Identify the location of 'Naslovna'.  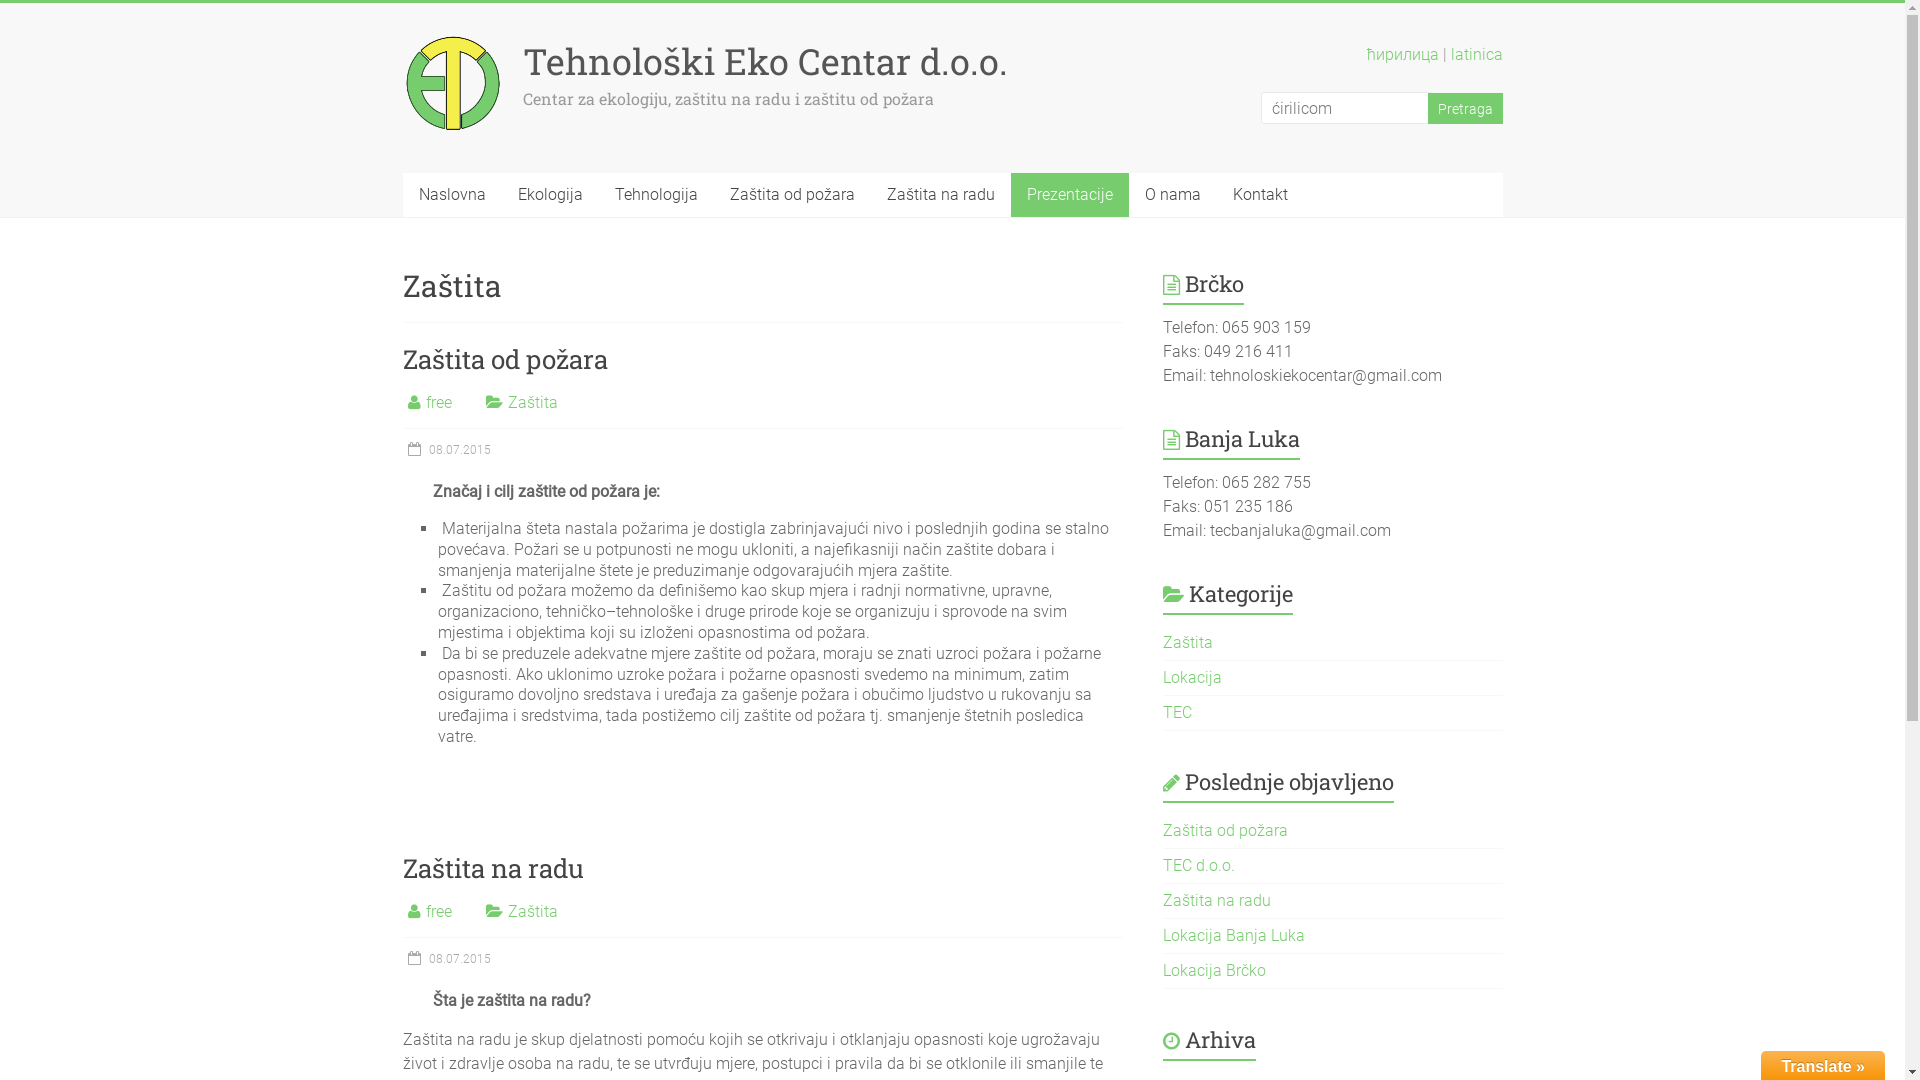
(450, 195).